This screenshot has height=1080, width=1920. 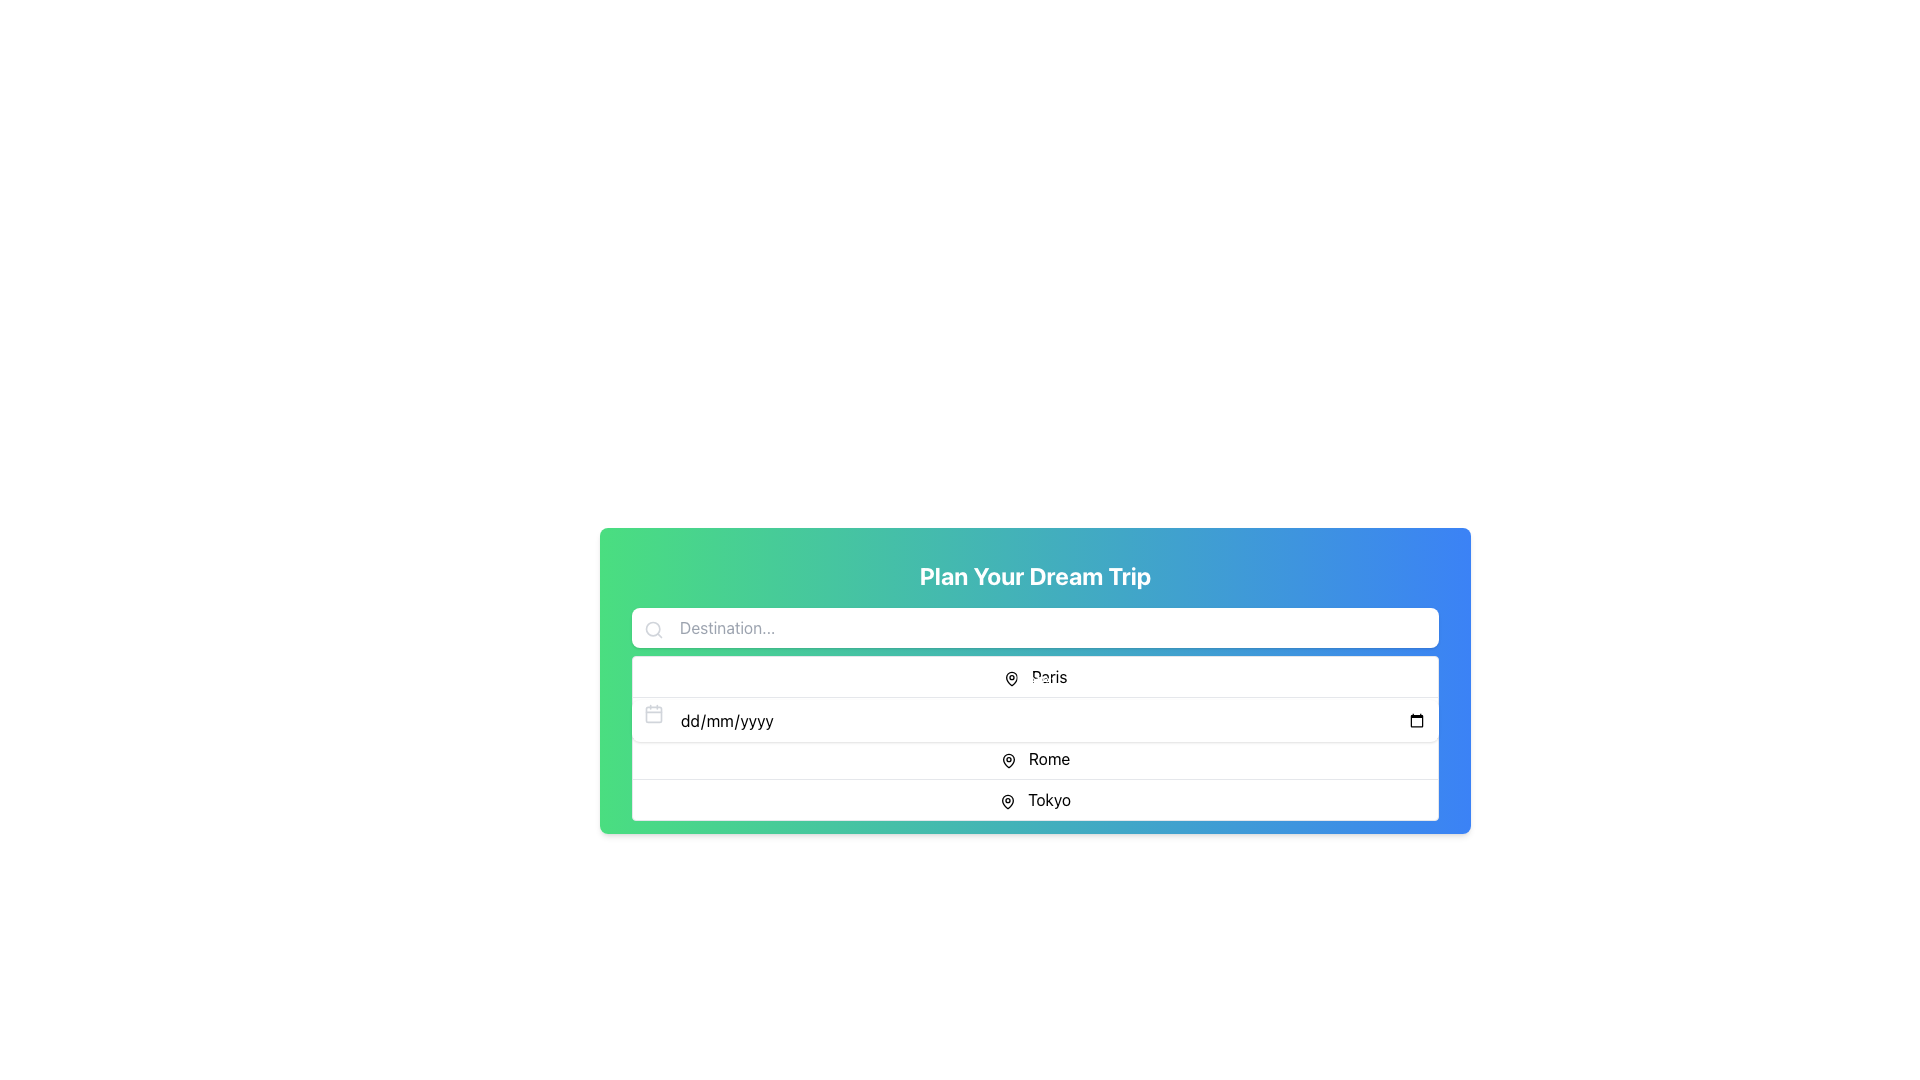 What do you see at coordinates (1035, 758) in the screenshot?
I see `the selectable list option displaying 'Rome', which is styled with padding and has a location pin icon to its left` at bounding box center [1035, 758].